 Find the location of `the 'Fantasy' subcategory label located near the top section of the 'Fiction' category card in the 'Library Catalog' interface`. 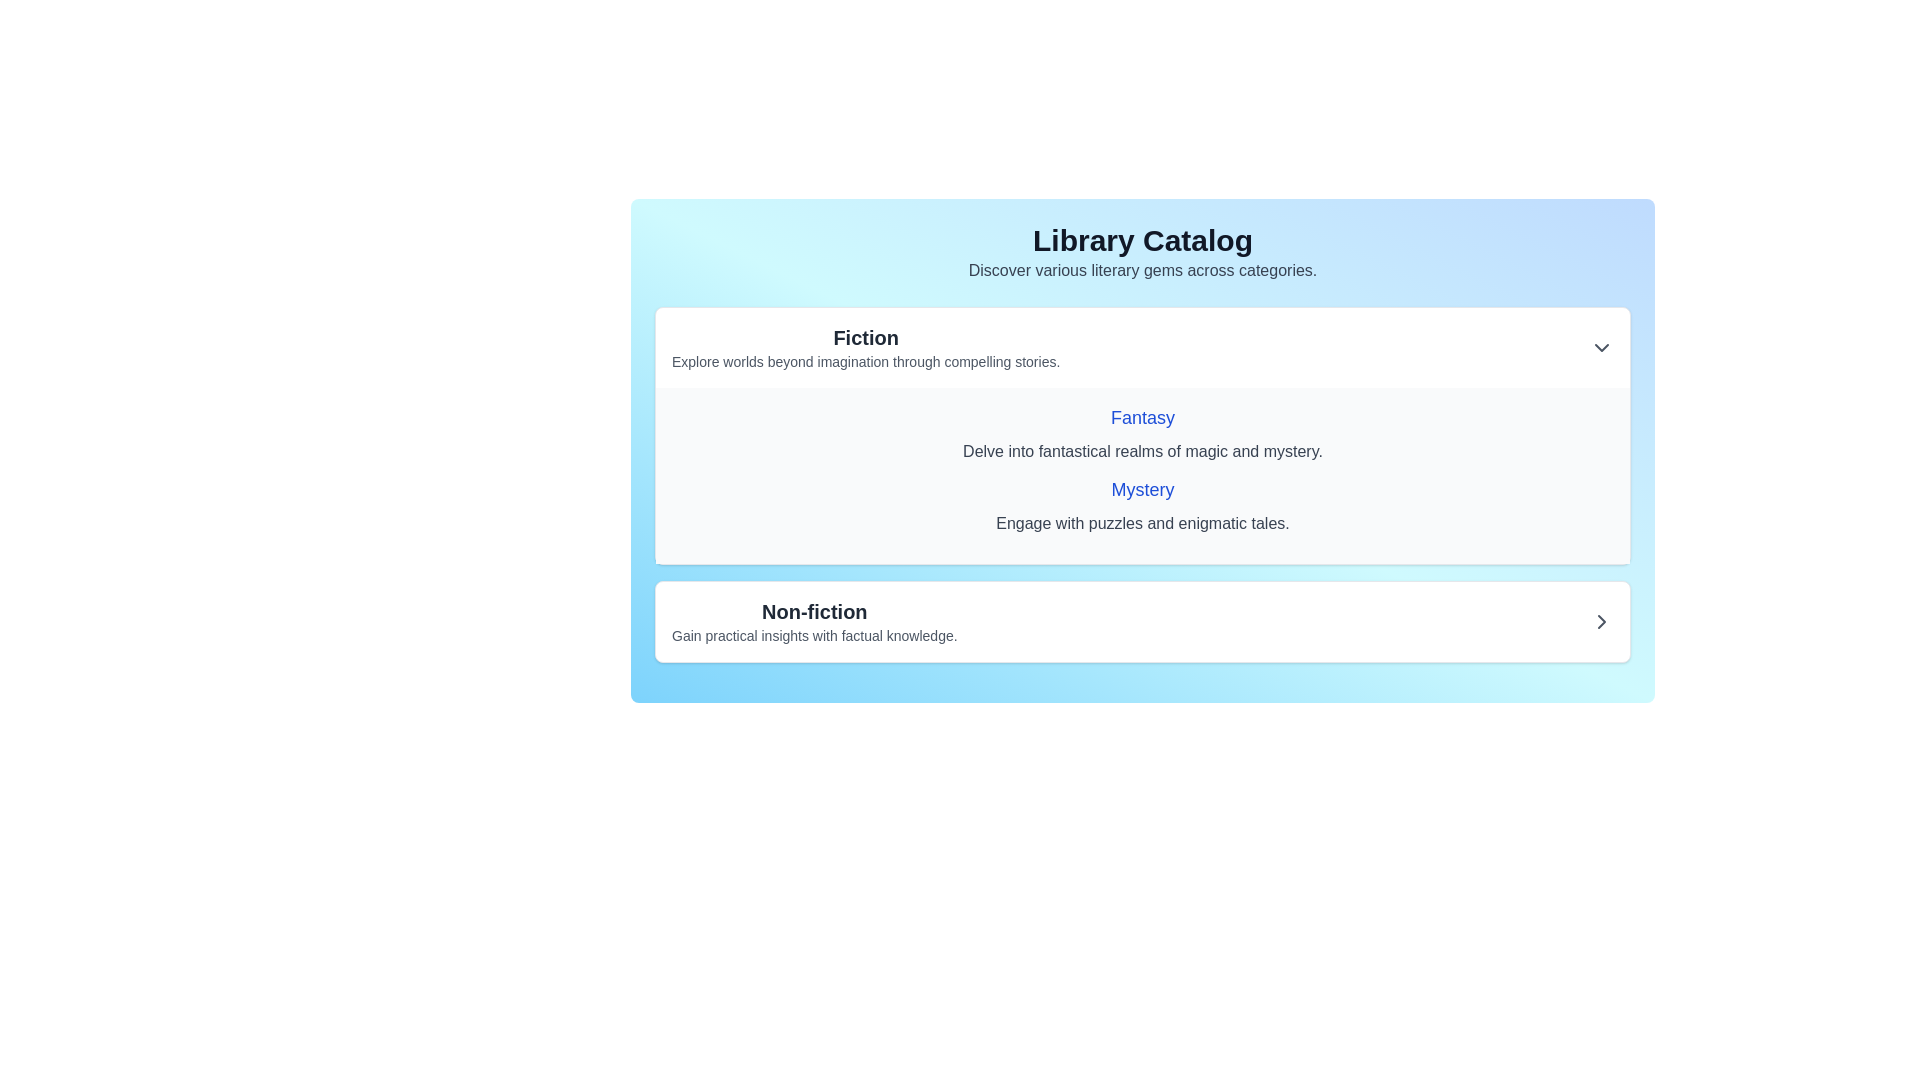

the 'Fantasy' subcategory label located near the top section of the 'Fiction' category card in the 'Library Catalog' interface is located at coordinates (1142, 416).